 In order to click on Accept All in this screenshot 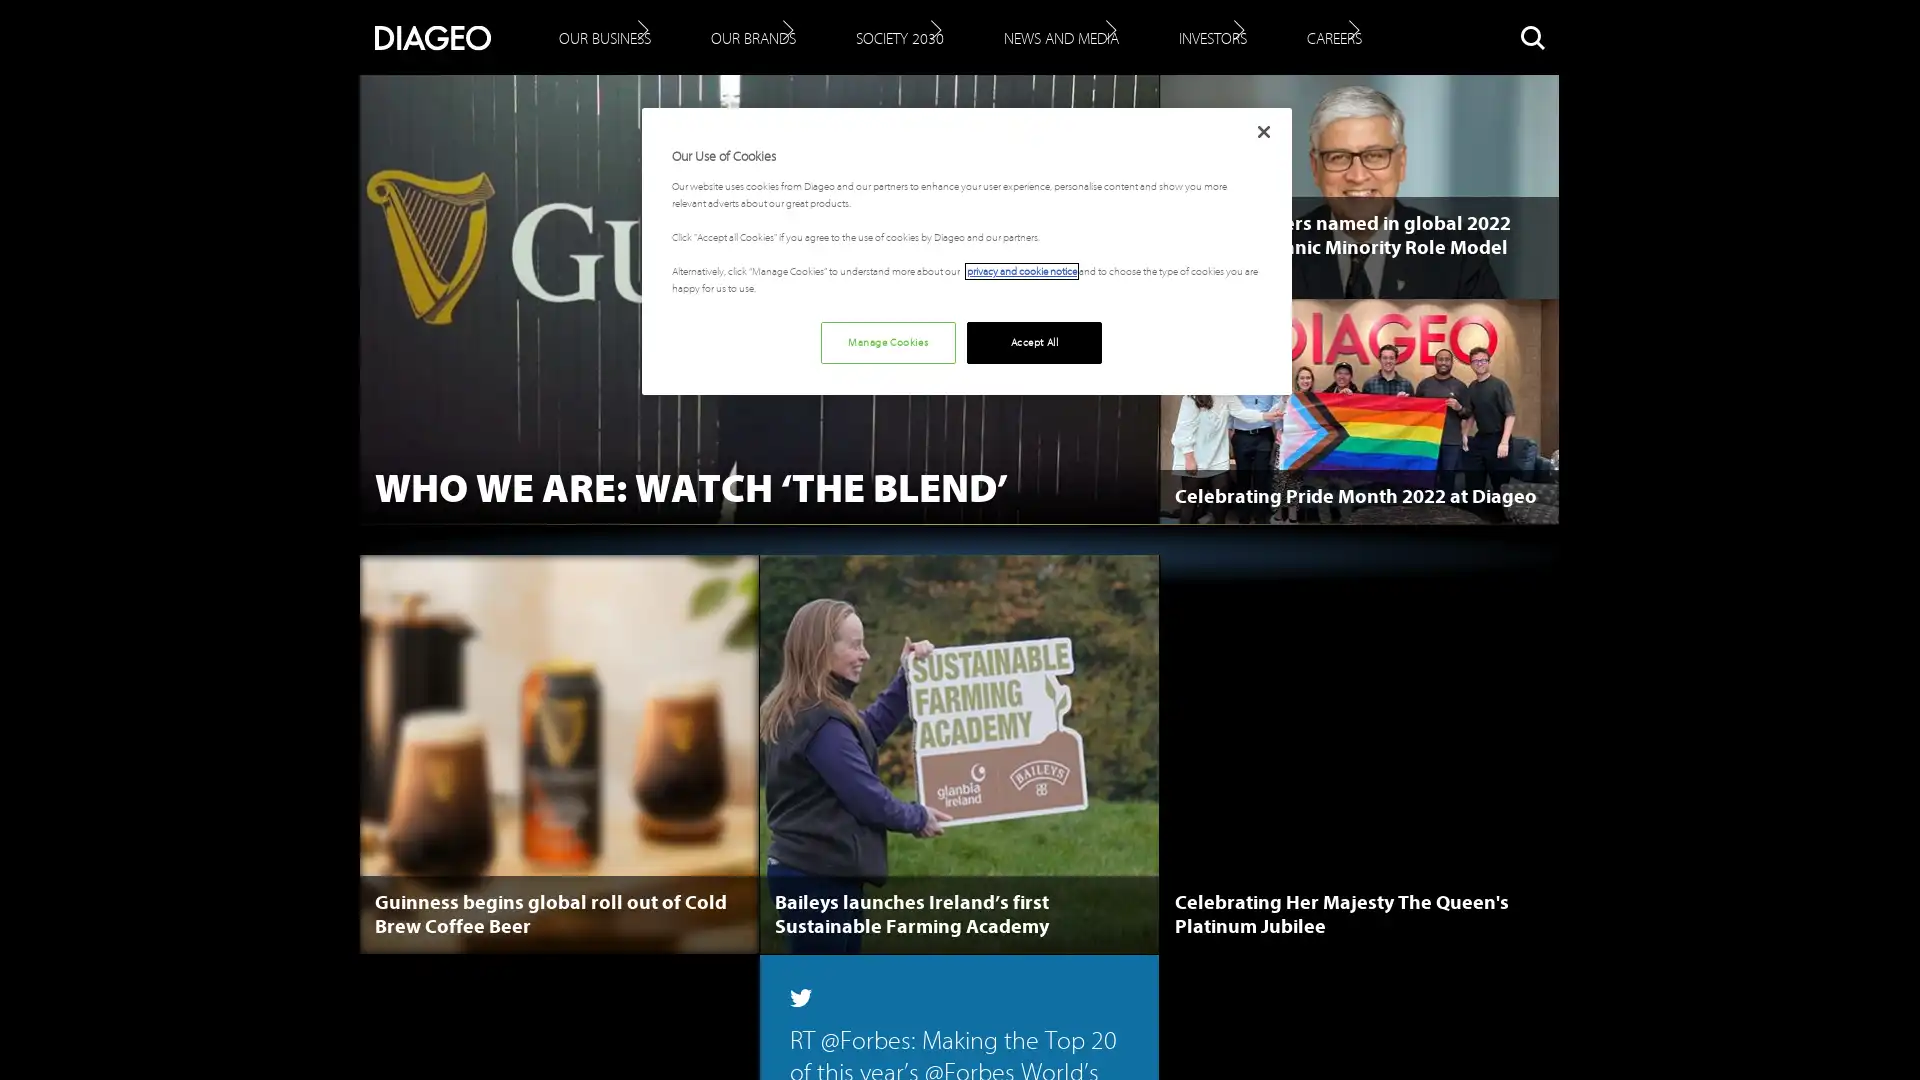, I will do `click(1034, 341)`.